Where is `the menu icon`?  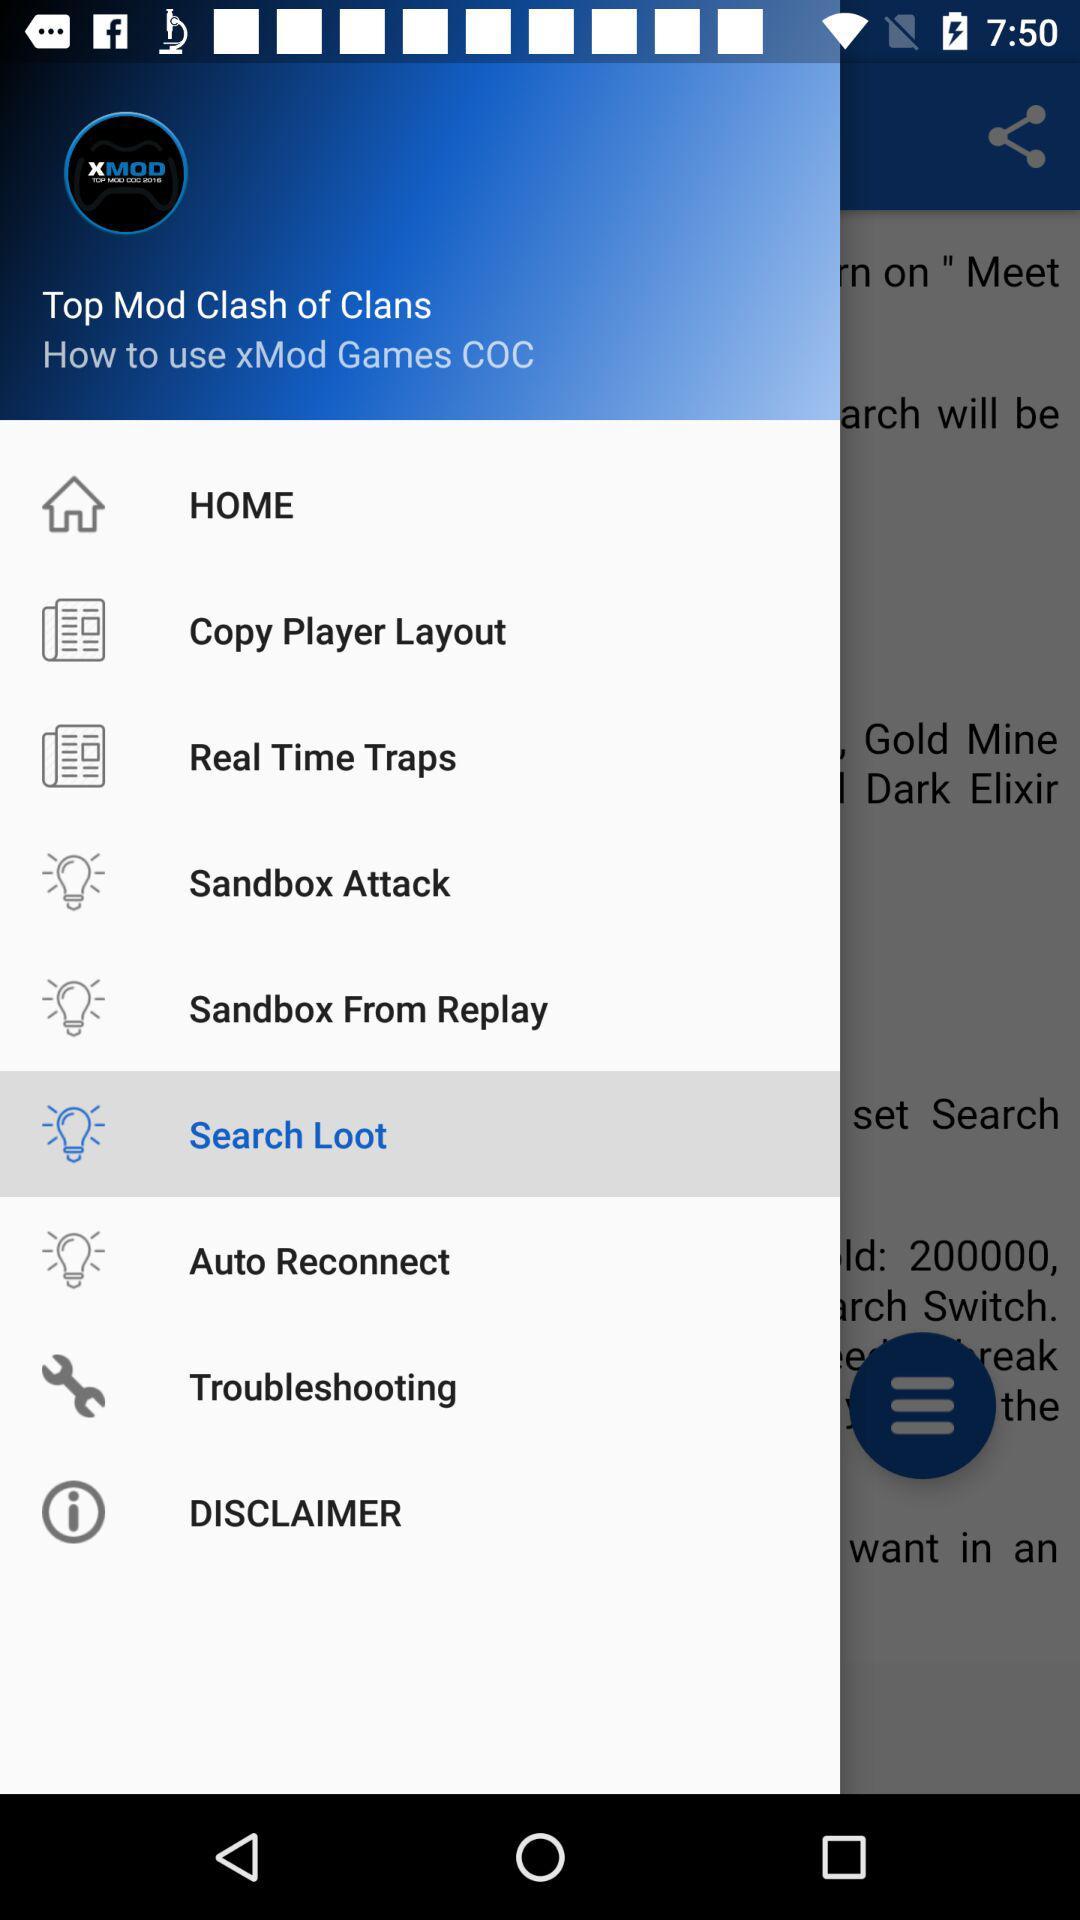
the menu icon is located at coordinates (922, 1404).